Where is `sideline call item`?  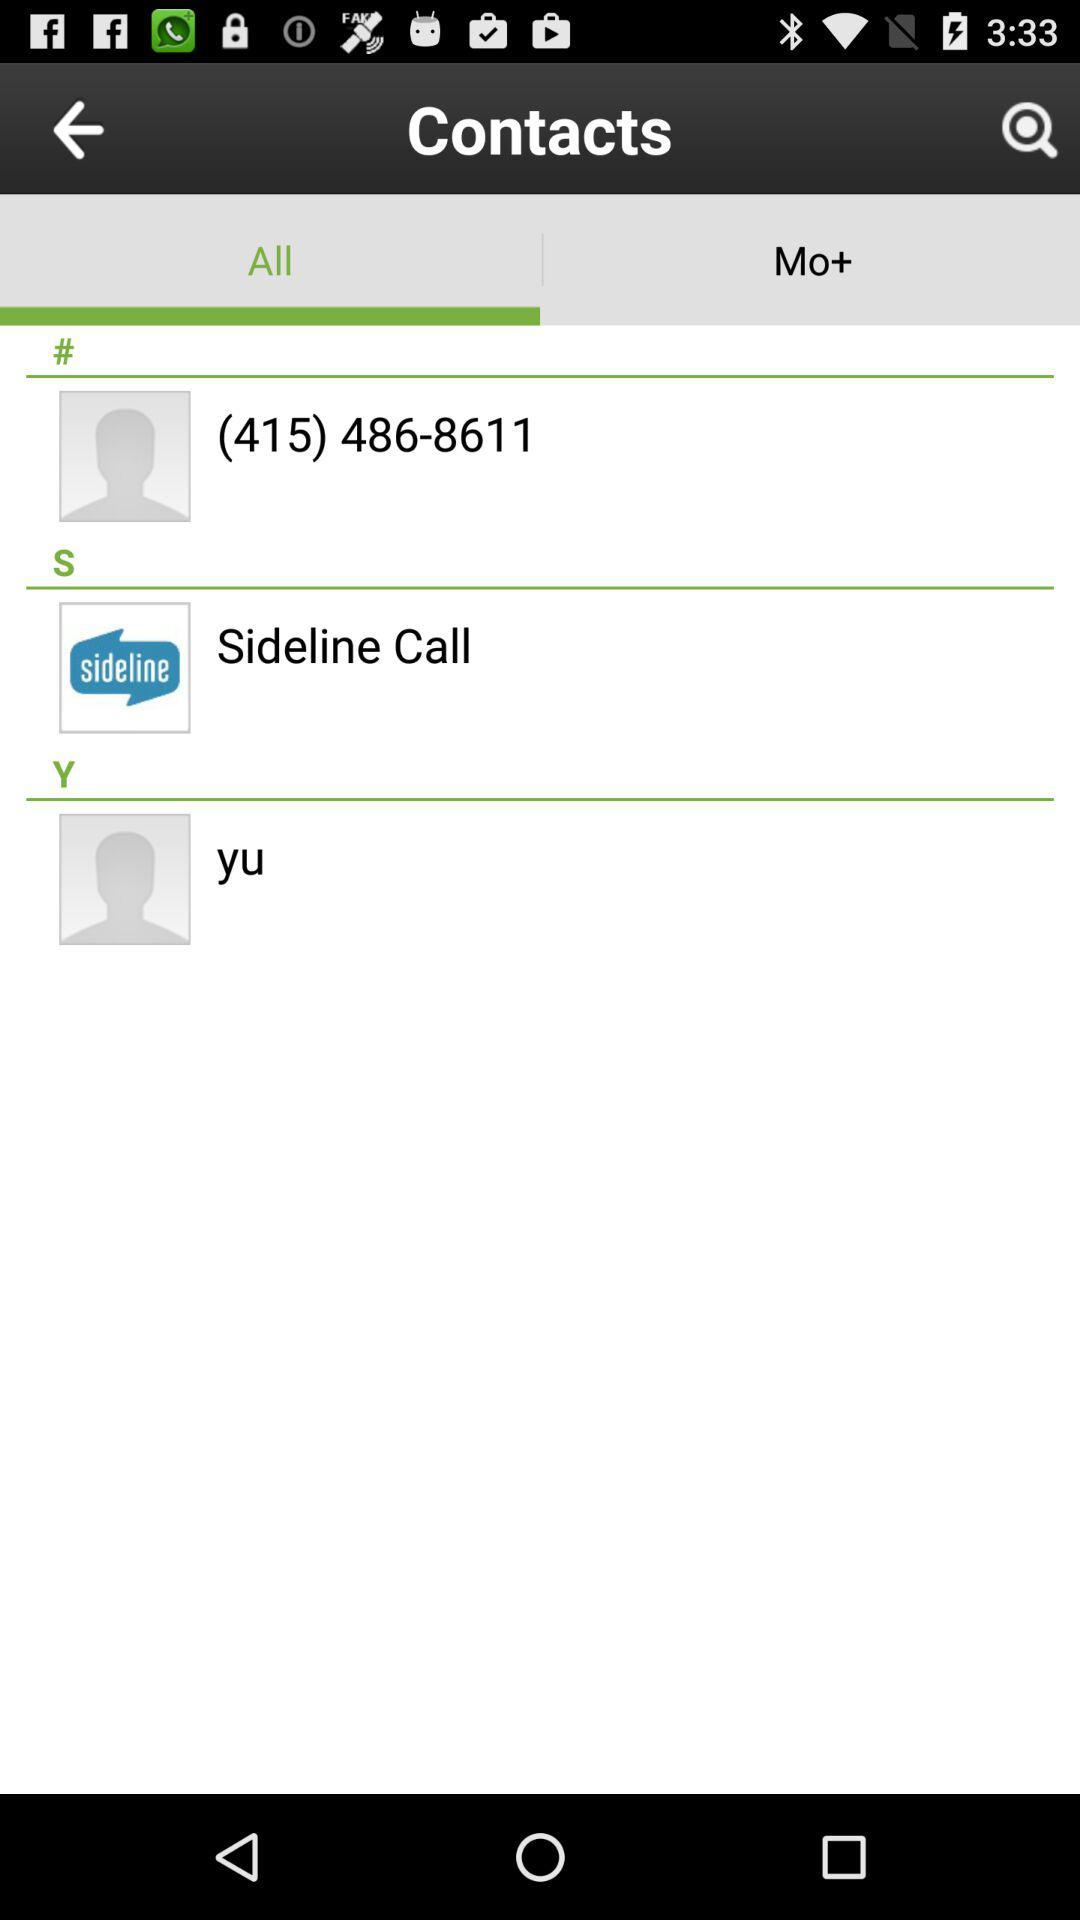
sideline call item is located at coordinates (343, 644).